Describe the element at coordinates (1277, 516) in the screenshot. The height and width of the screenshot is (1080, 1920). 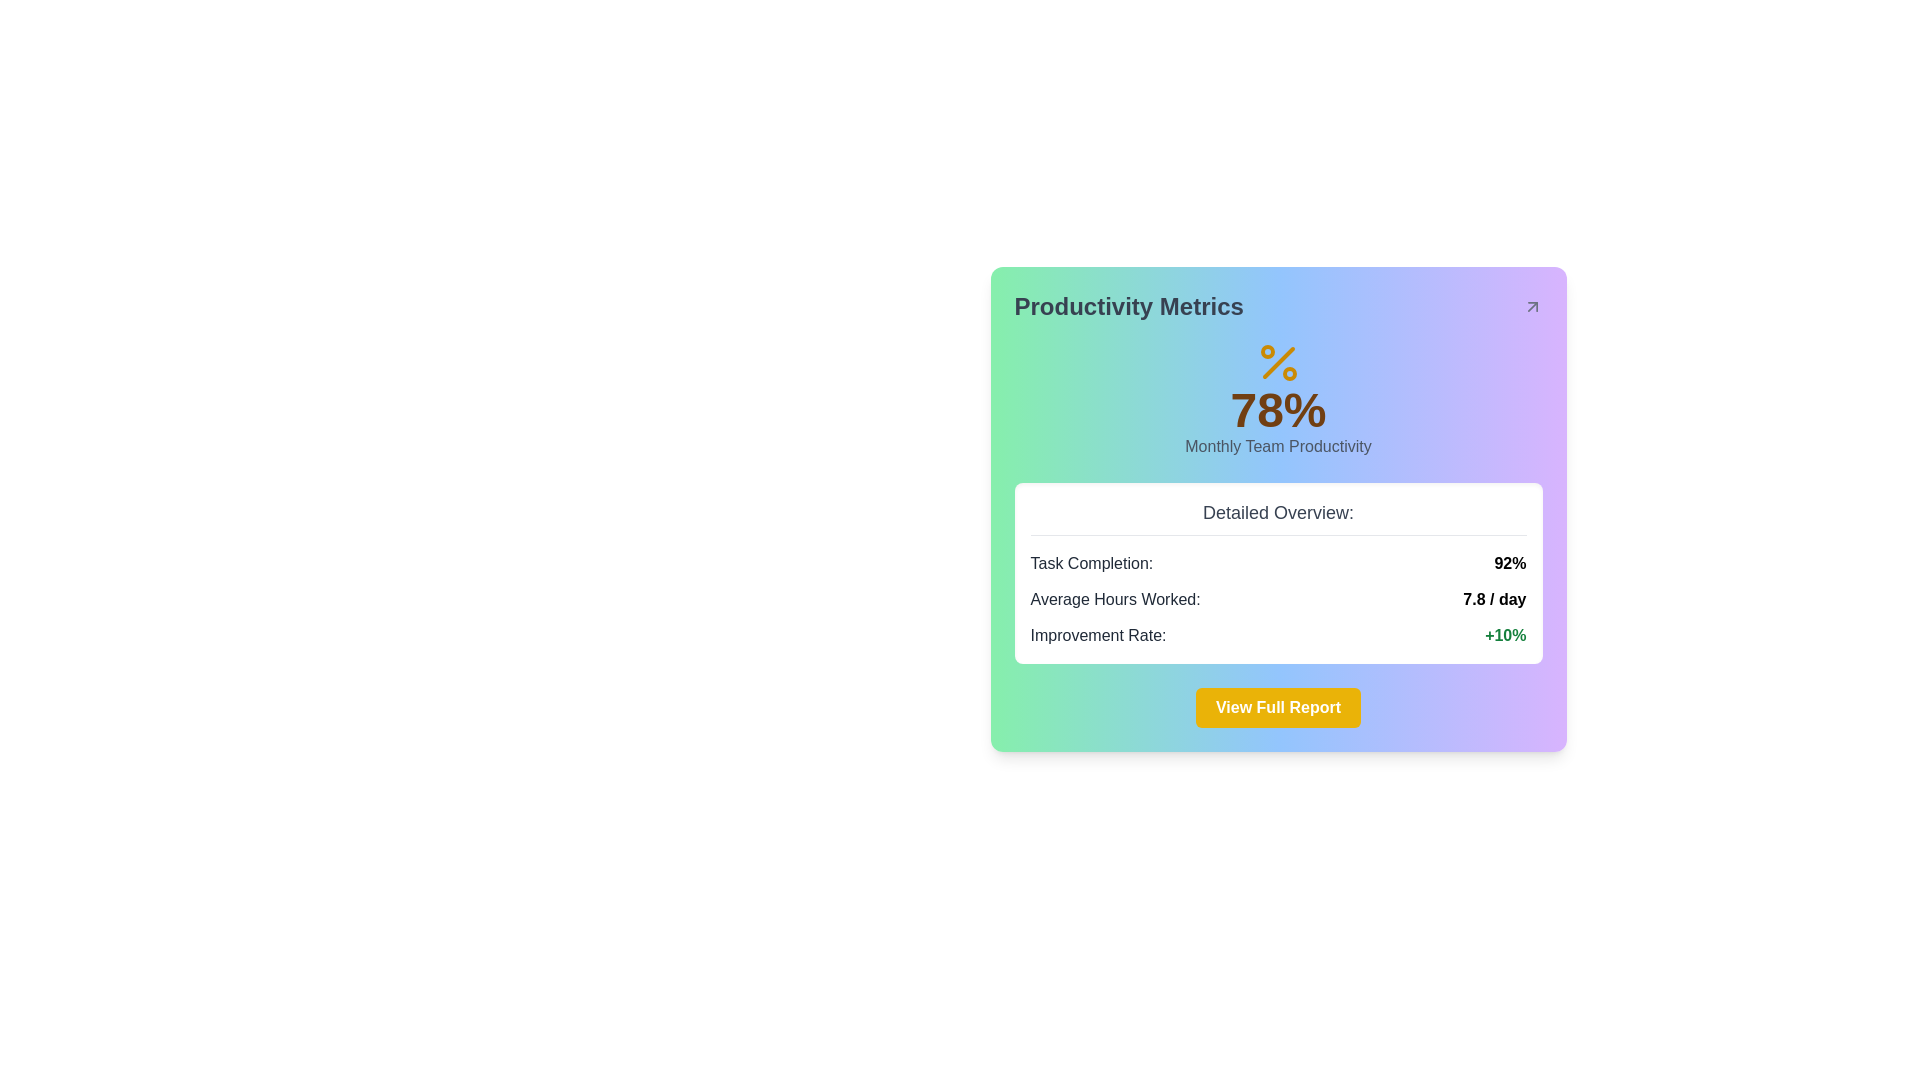
I see `the Text Label that serves as a header for the detailed metrics section, positioned just below the main productivity percentage` at that location.